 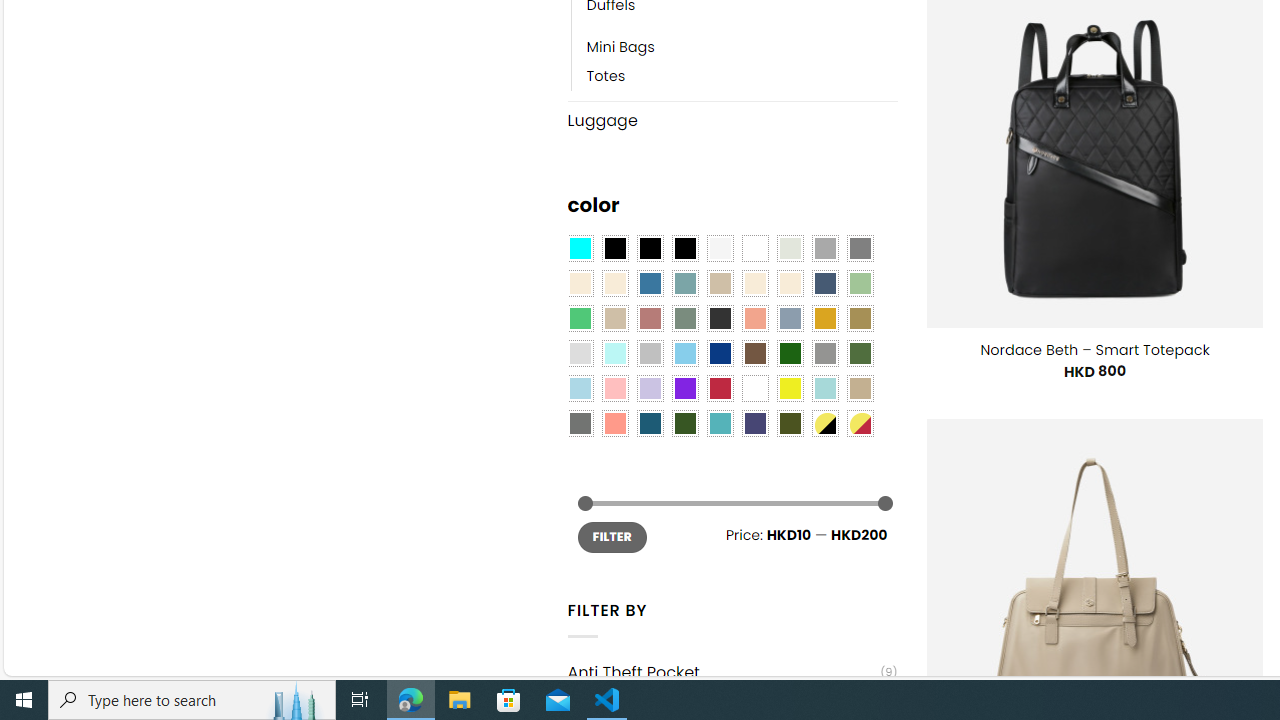 What do you see at coordinates (684, 353) in the screenshot?
I see `'Sky Blue'` at bounding box center [684, 353].